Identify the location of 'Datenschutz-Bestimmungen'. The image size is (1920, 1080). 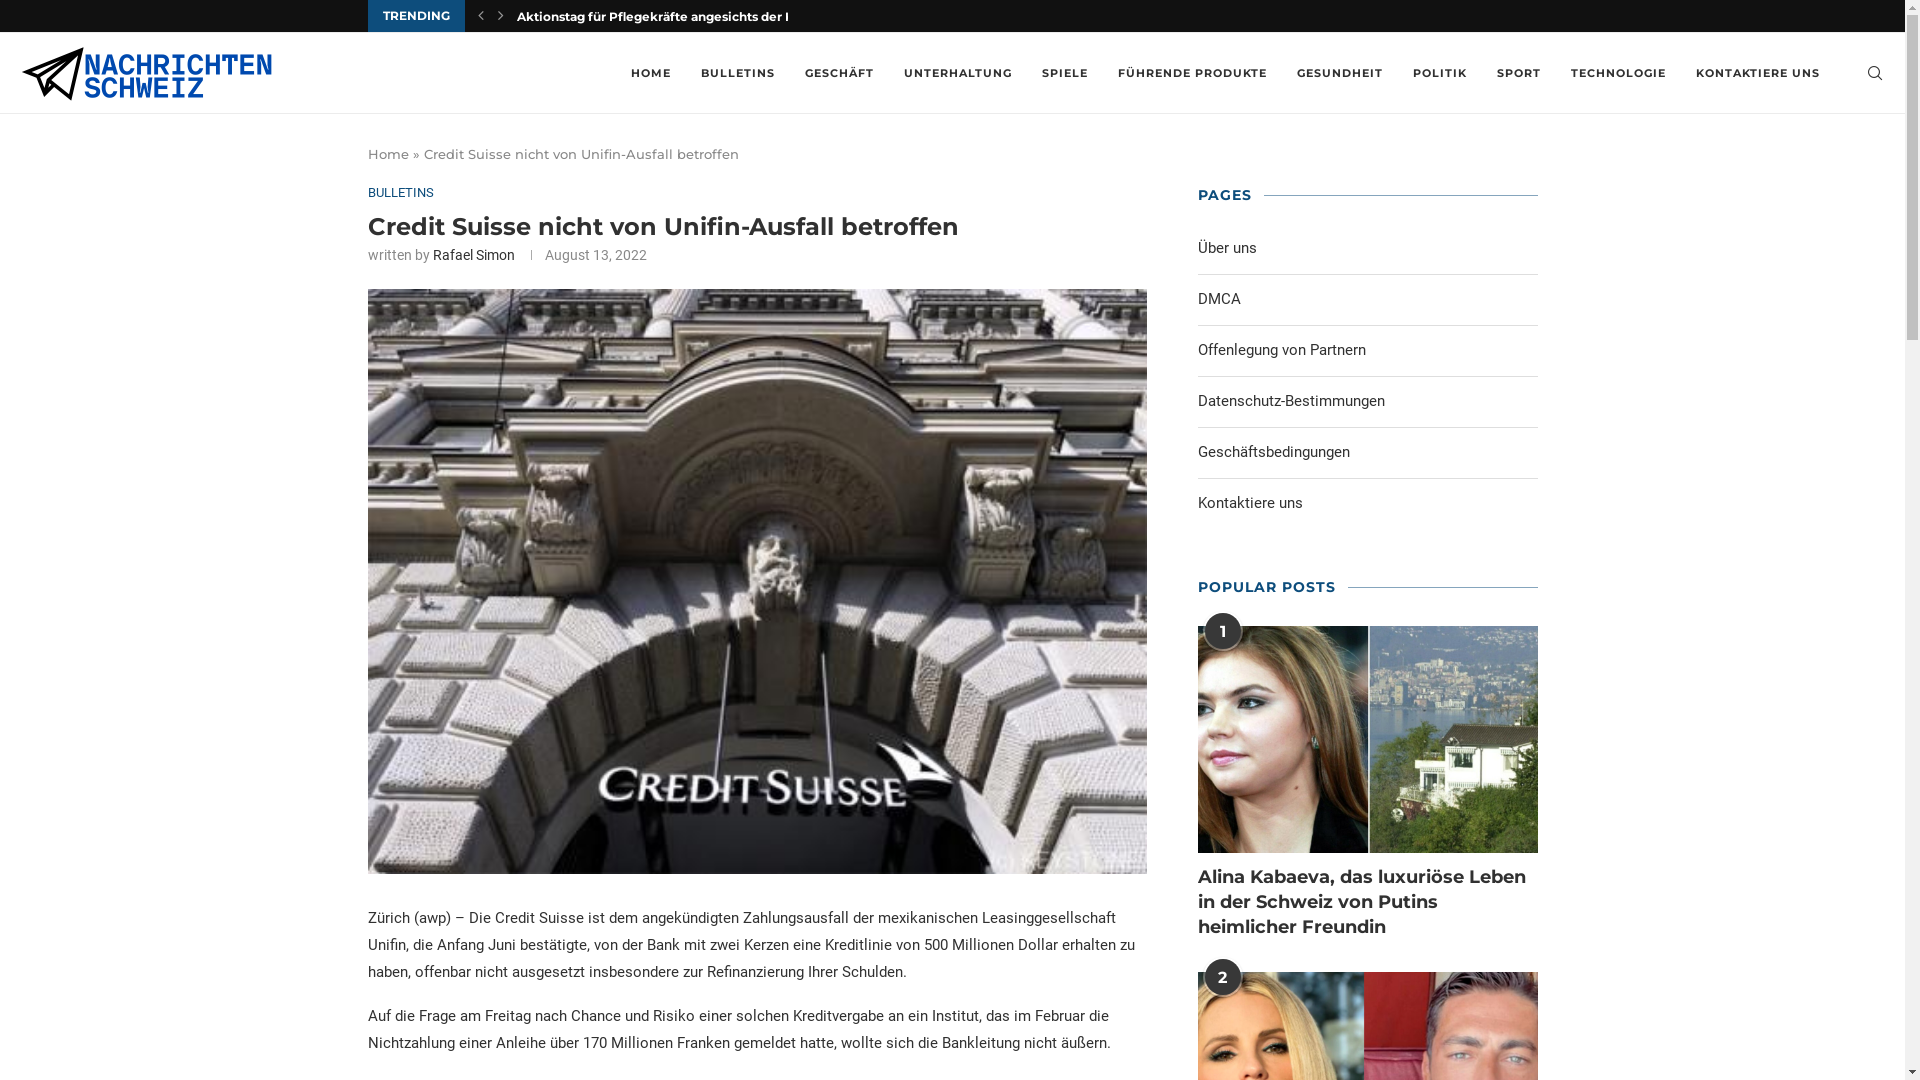
(1291, 401).